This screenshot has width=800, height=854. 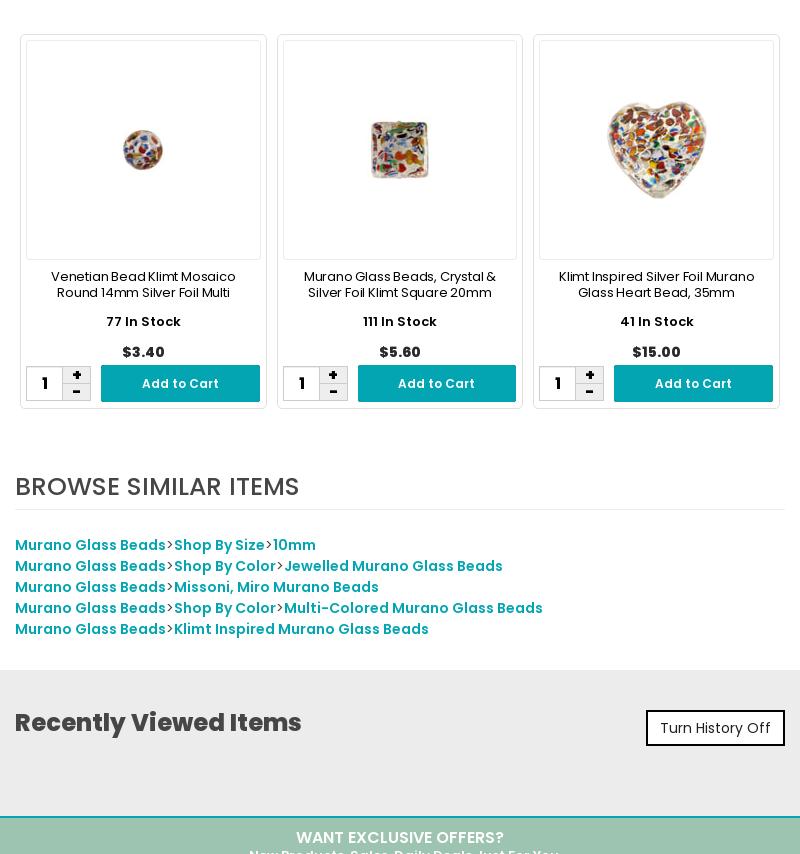 I want to click on 'Jewelled Murano Glass Beads', so click(x=392, y=566).